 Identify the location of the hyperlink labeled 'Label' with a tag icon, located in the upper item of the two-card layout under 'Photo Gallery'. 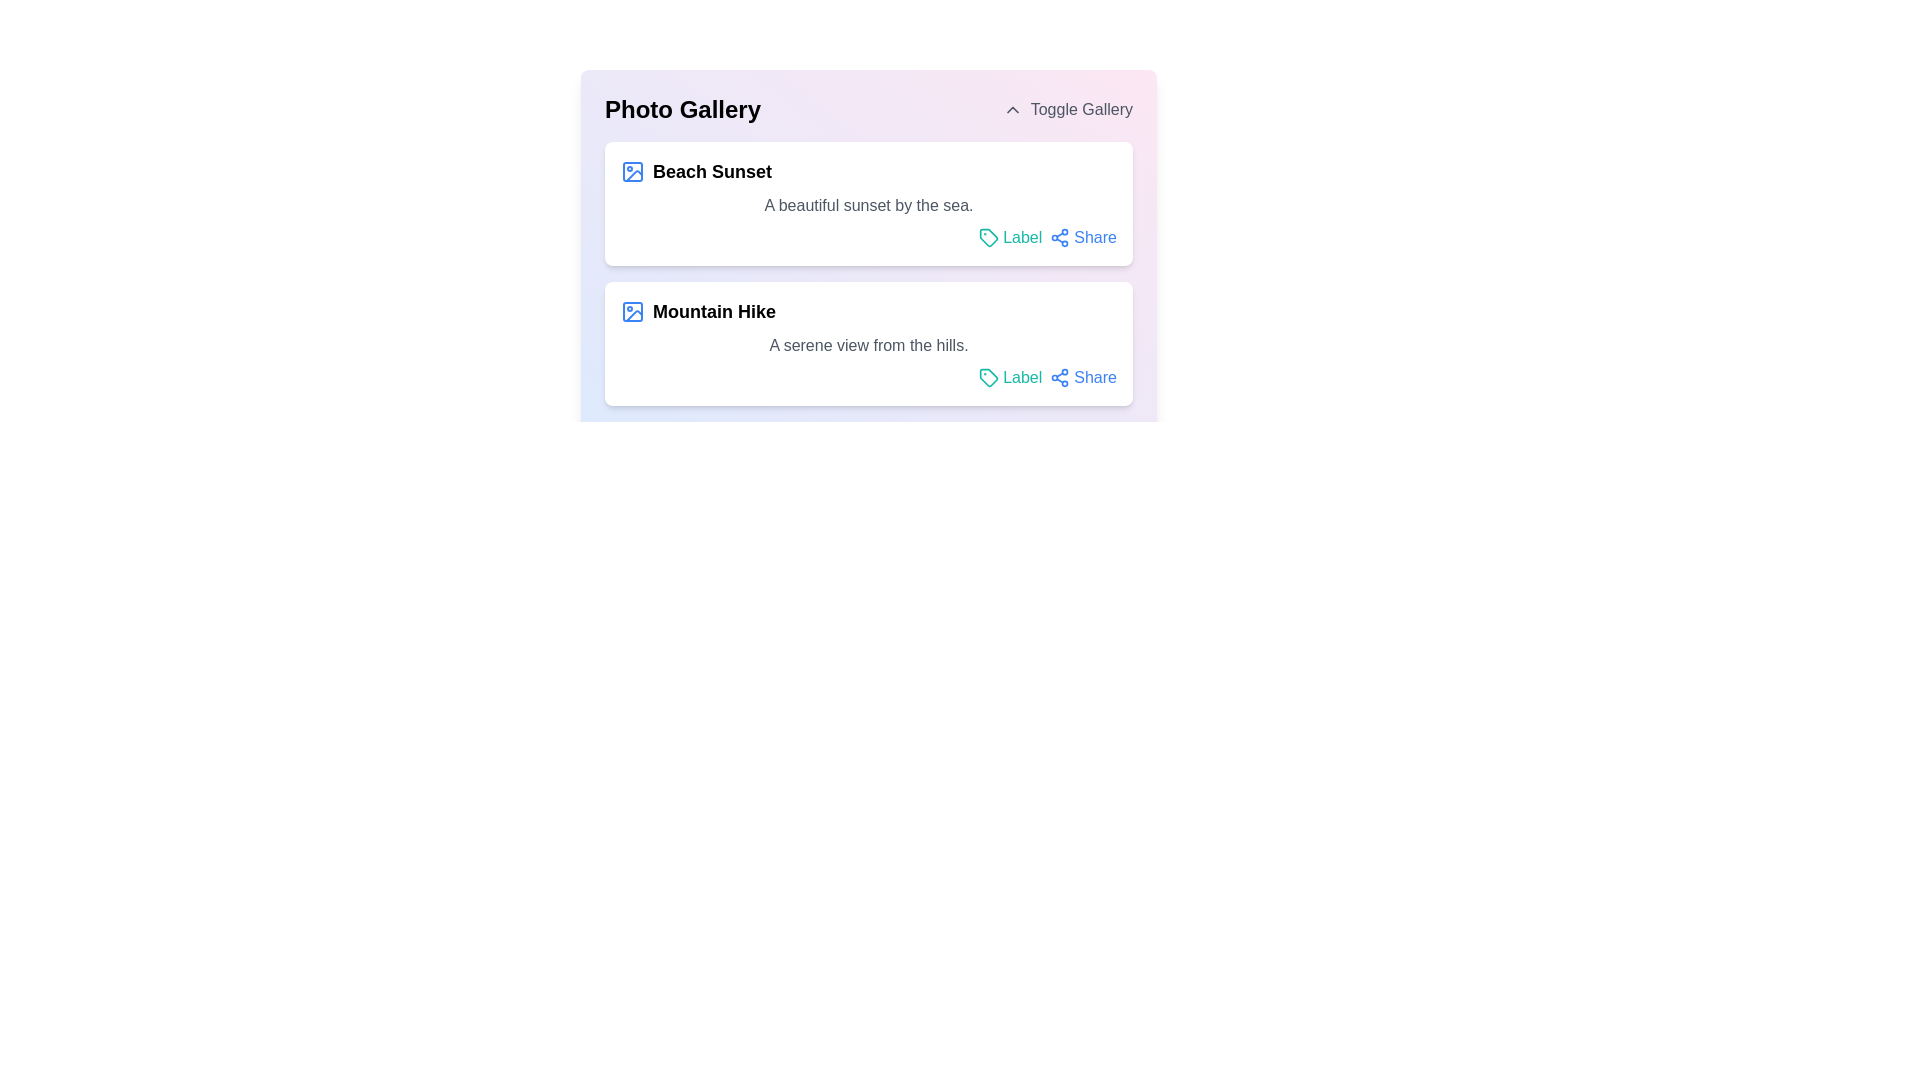
(1010, 237).